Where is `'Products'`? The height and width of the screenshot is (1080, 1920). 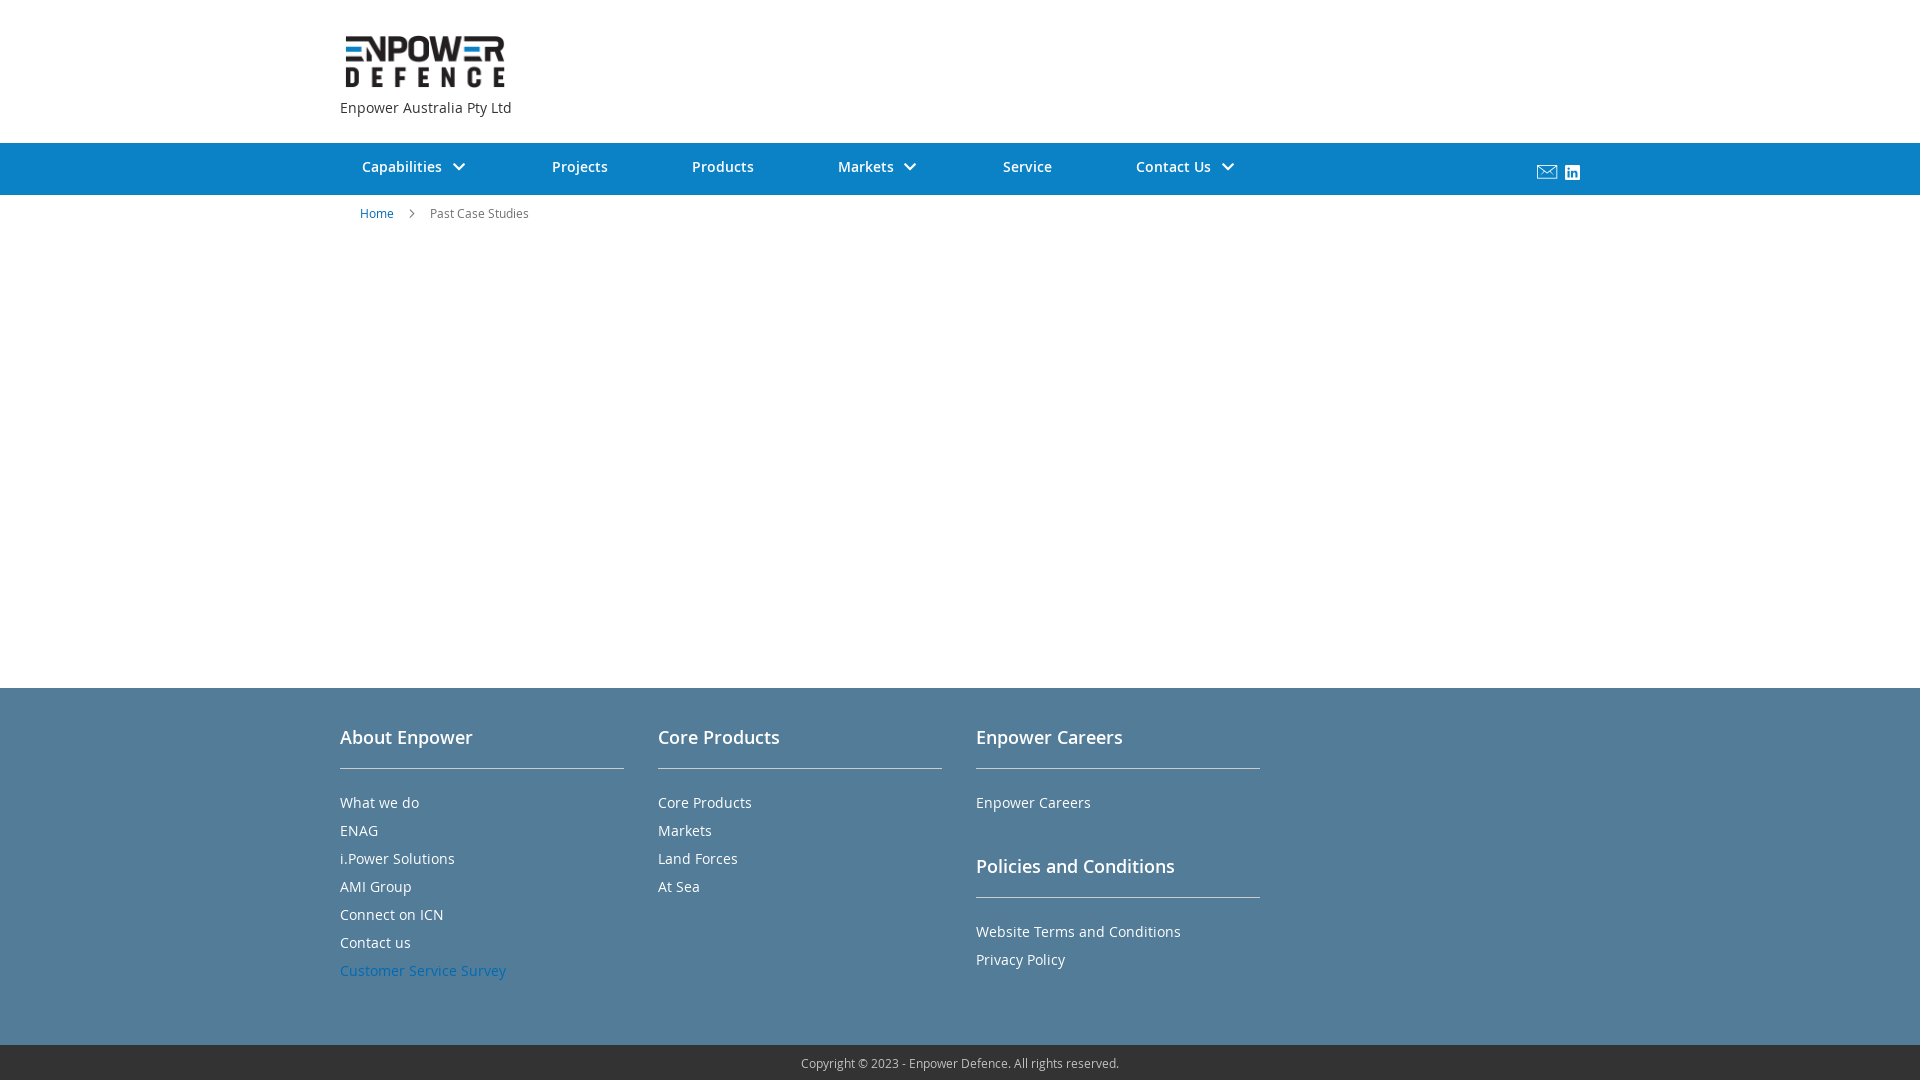
'Products' is located at coordinates (722, 165).